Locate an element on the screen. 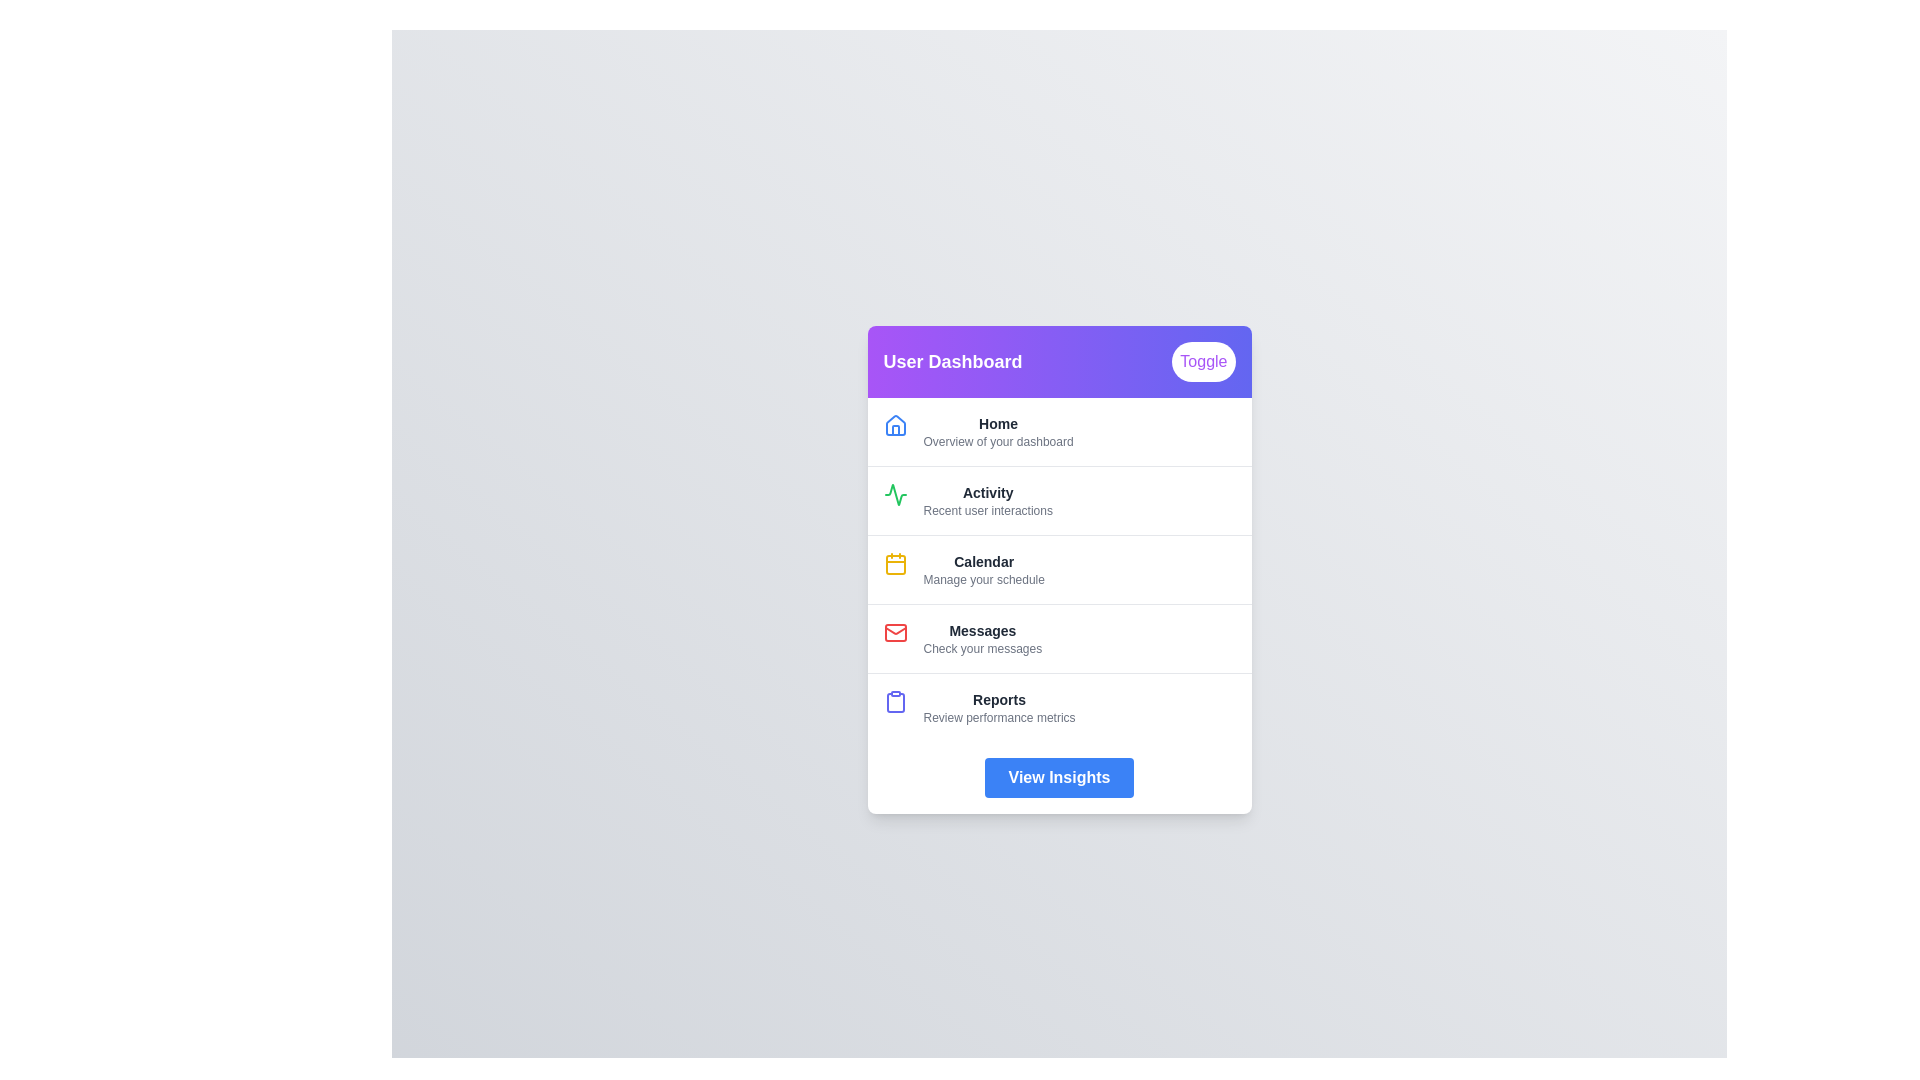 The height and width of the screenshot is (1080, 1920). the menu item corresponding to Messages is located at coordinates (1058, 638).